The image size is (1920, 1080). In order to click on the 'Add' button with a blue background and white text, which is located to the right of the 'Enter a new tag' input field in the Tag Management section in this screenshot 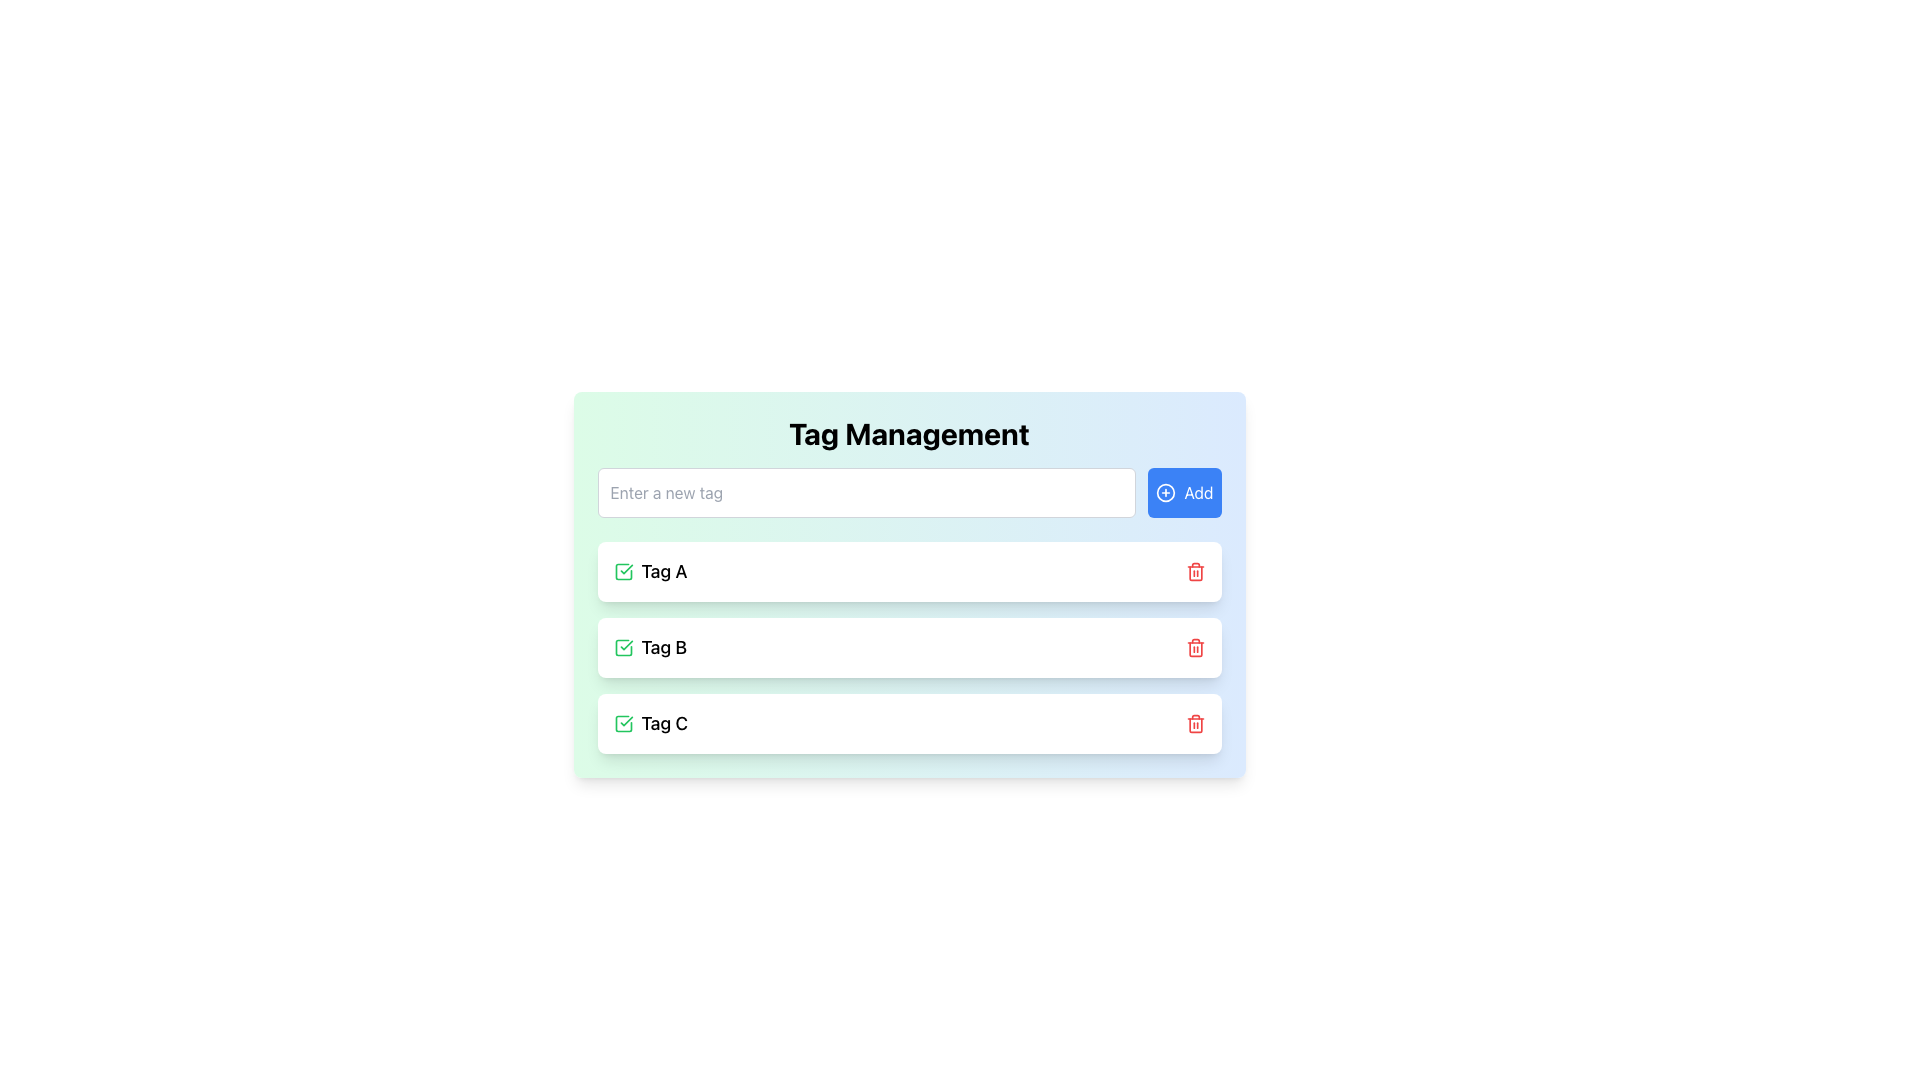, I will do `click(1185, 493)`.